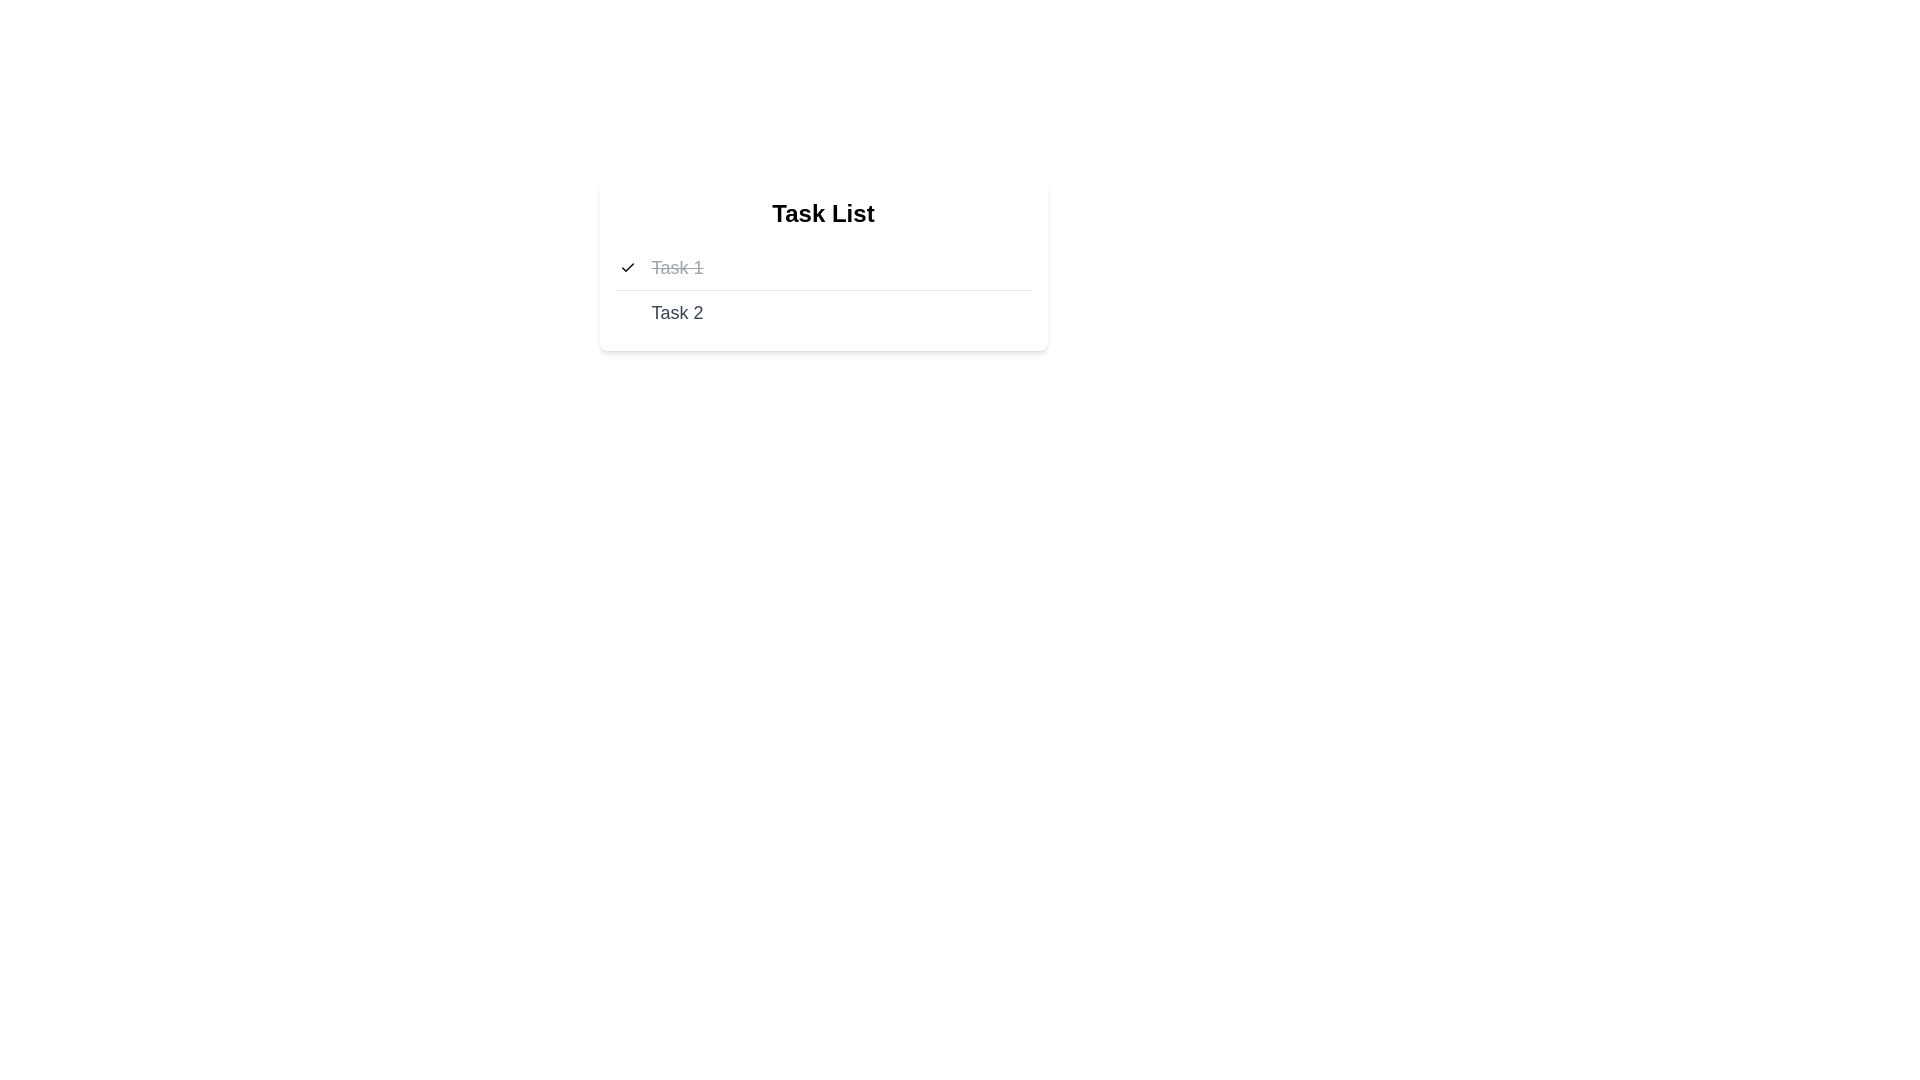 The image size is (1920, 1080). Describe the element at coordinates (677, 312) in the screenshot. I see `the text label displaying 'Task 2', which is styled with a gray font in a modern sans-serif typeface, located under the 'Task List' group` at that location.